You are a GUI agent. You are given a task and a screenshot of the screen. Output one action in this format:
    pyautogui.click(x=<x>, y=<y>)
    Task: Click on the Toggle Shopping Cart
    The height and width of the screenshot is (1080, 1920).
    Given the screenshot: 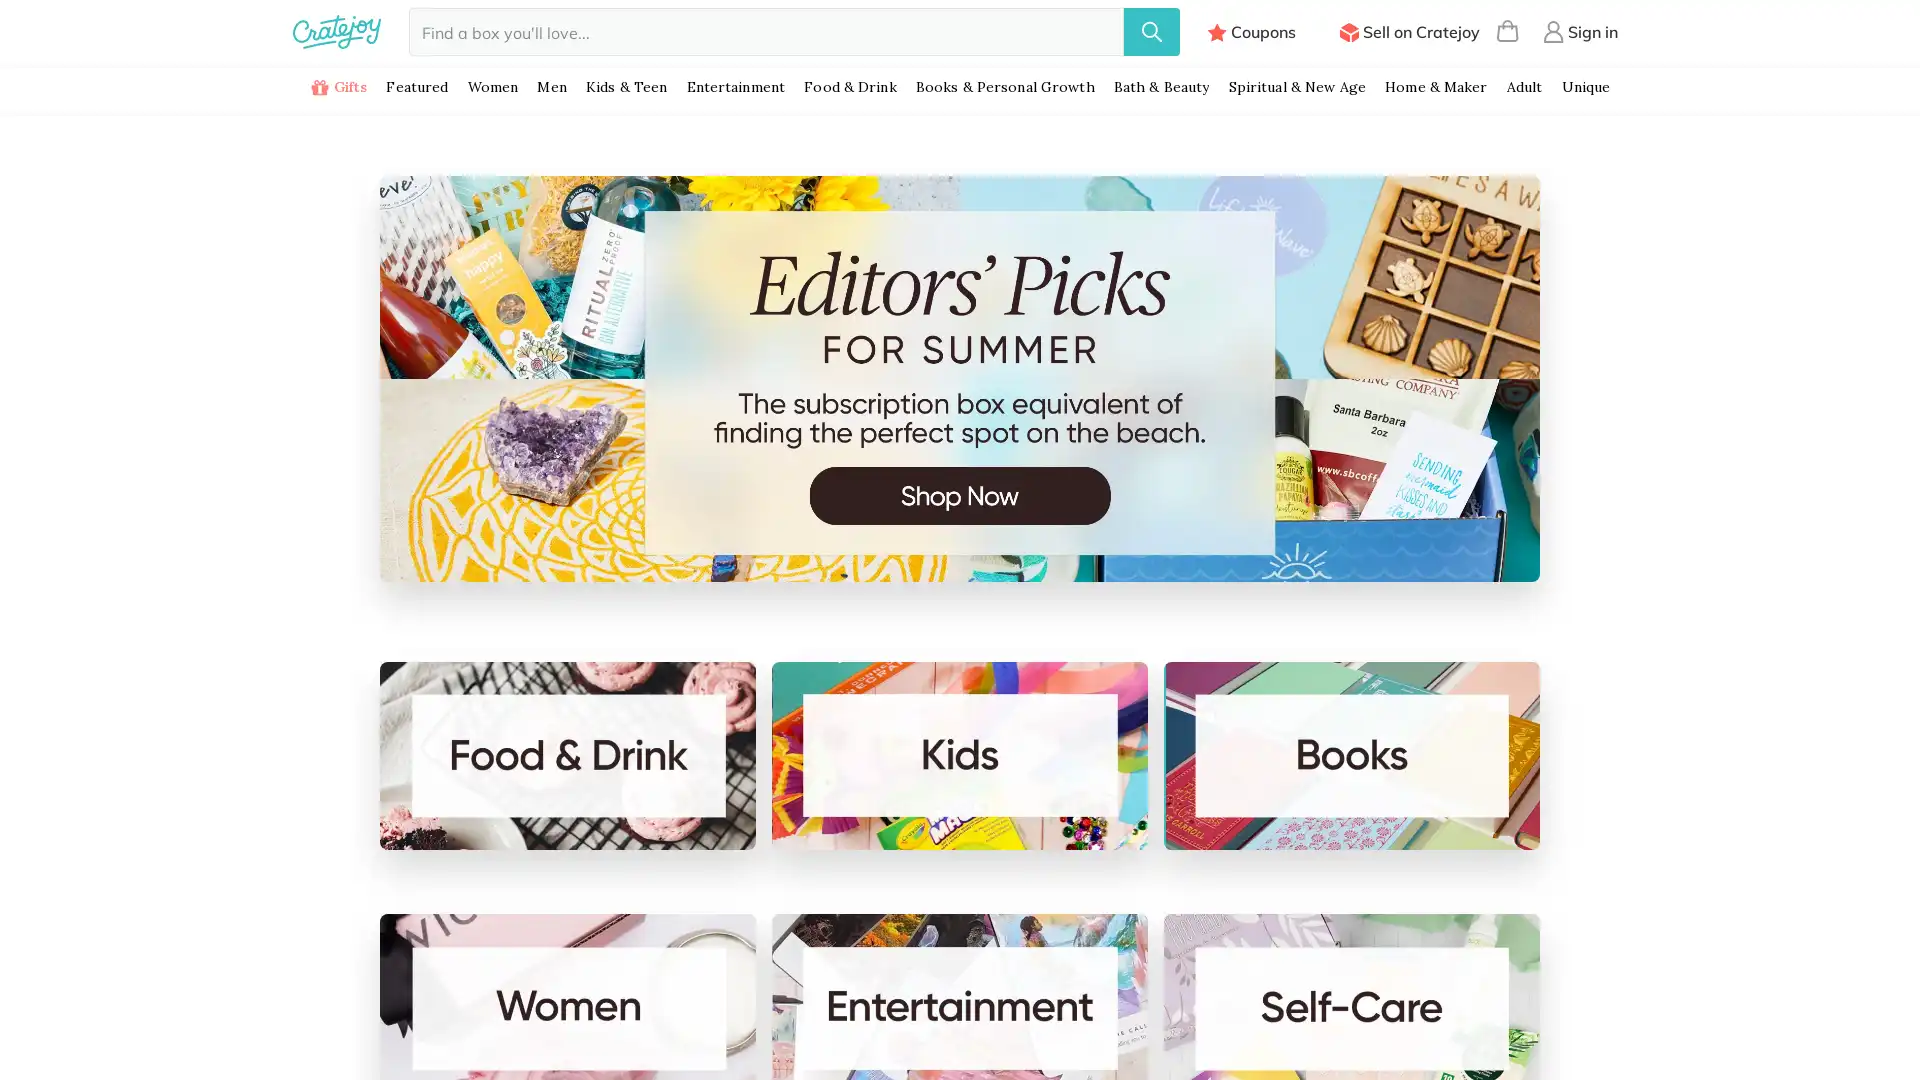 What is the action you would take?
    pyautogui.click(x=1507, y=31)
    